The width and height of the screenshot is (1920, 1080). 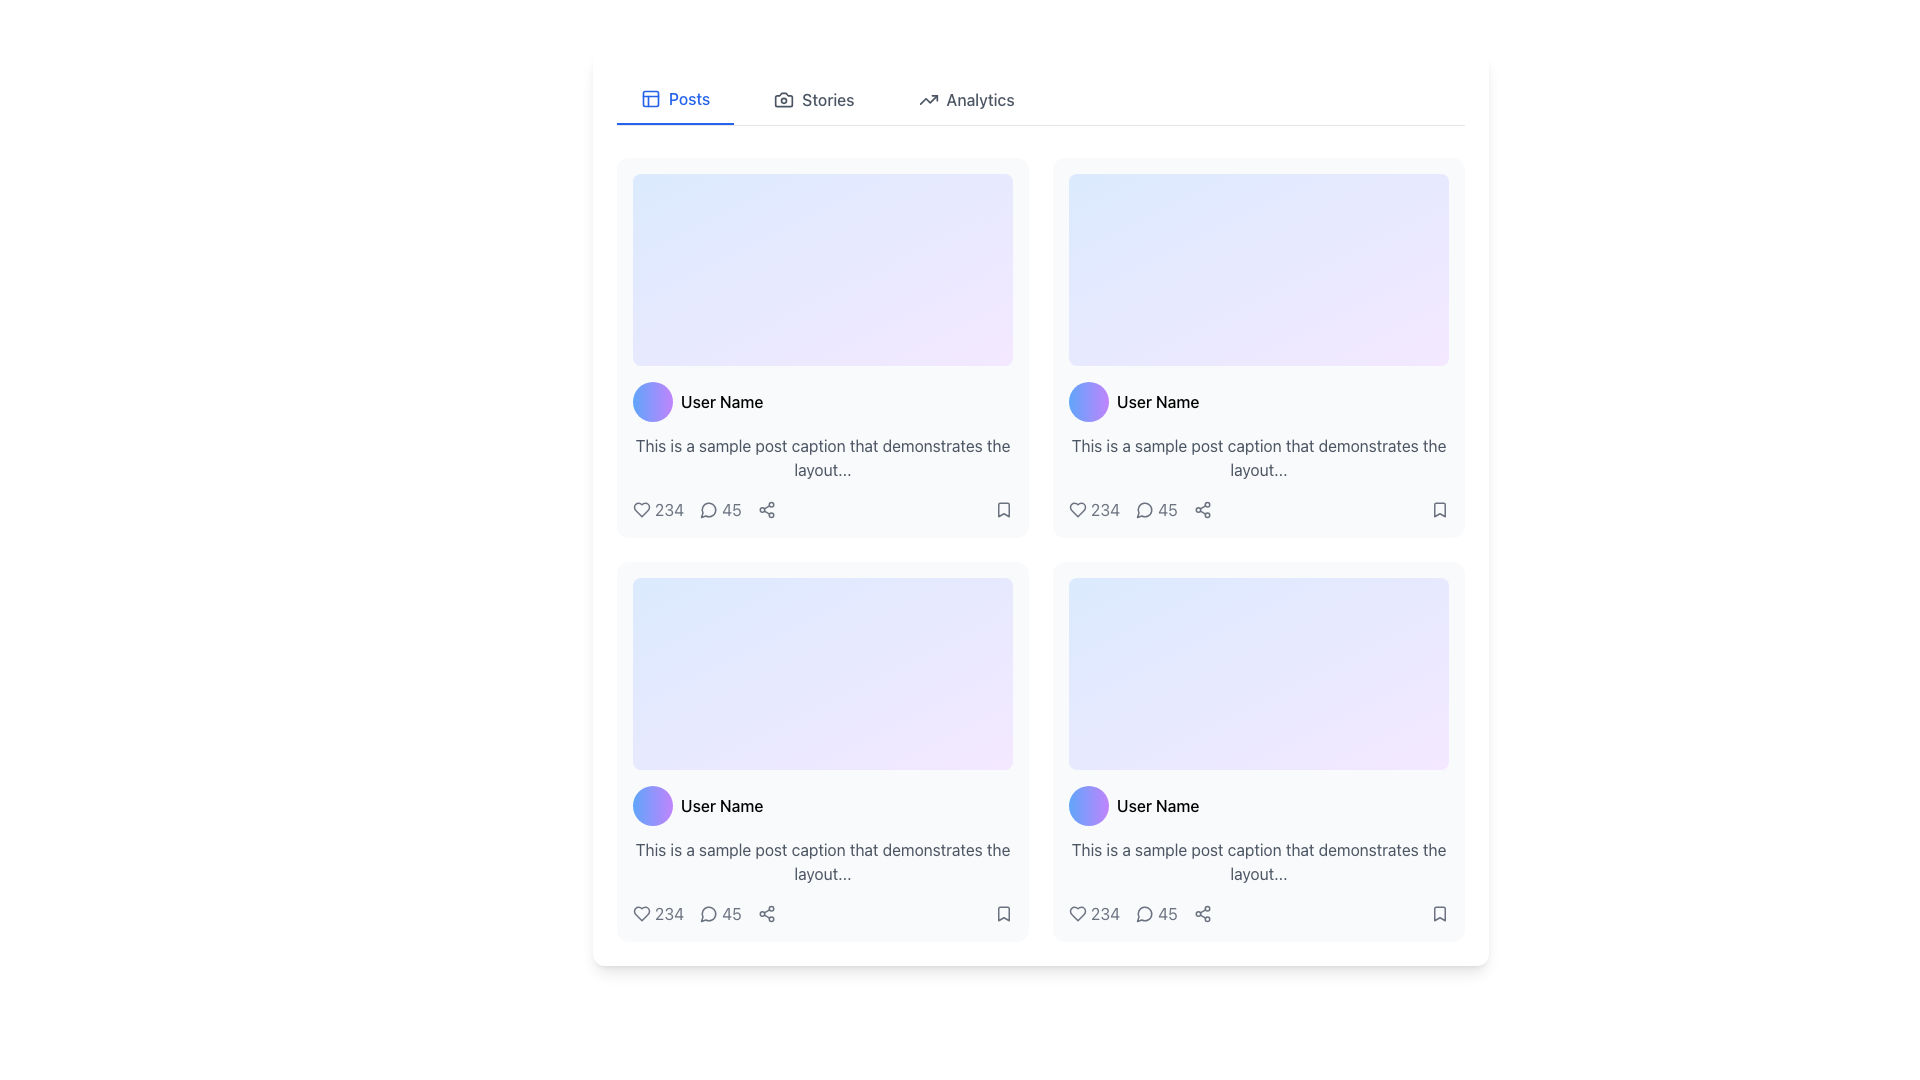 I want to click on the heart-shaped outline icon located beneath the post to like the post, so click(x=1077, y=914).